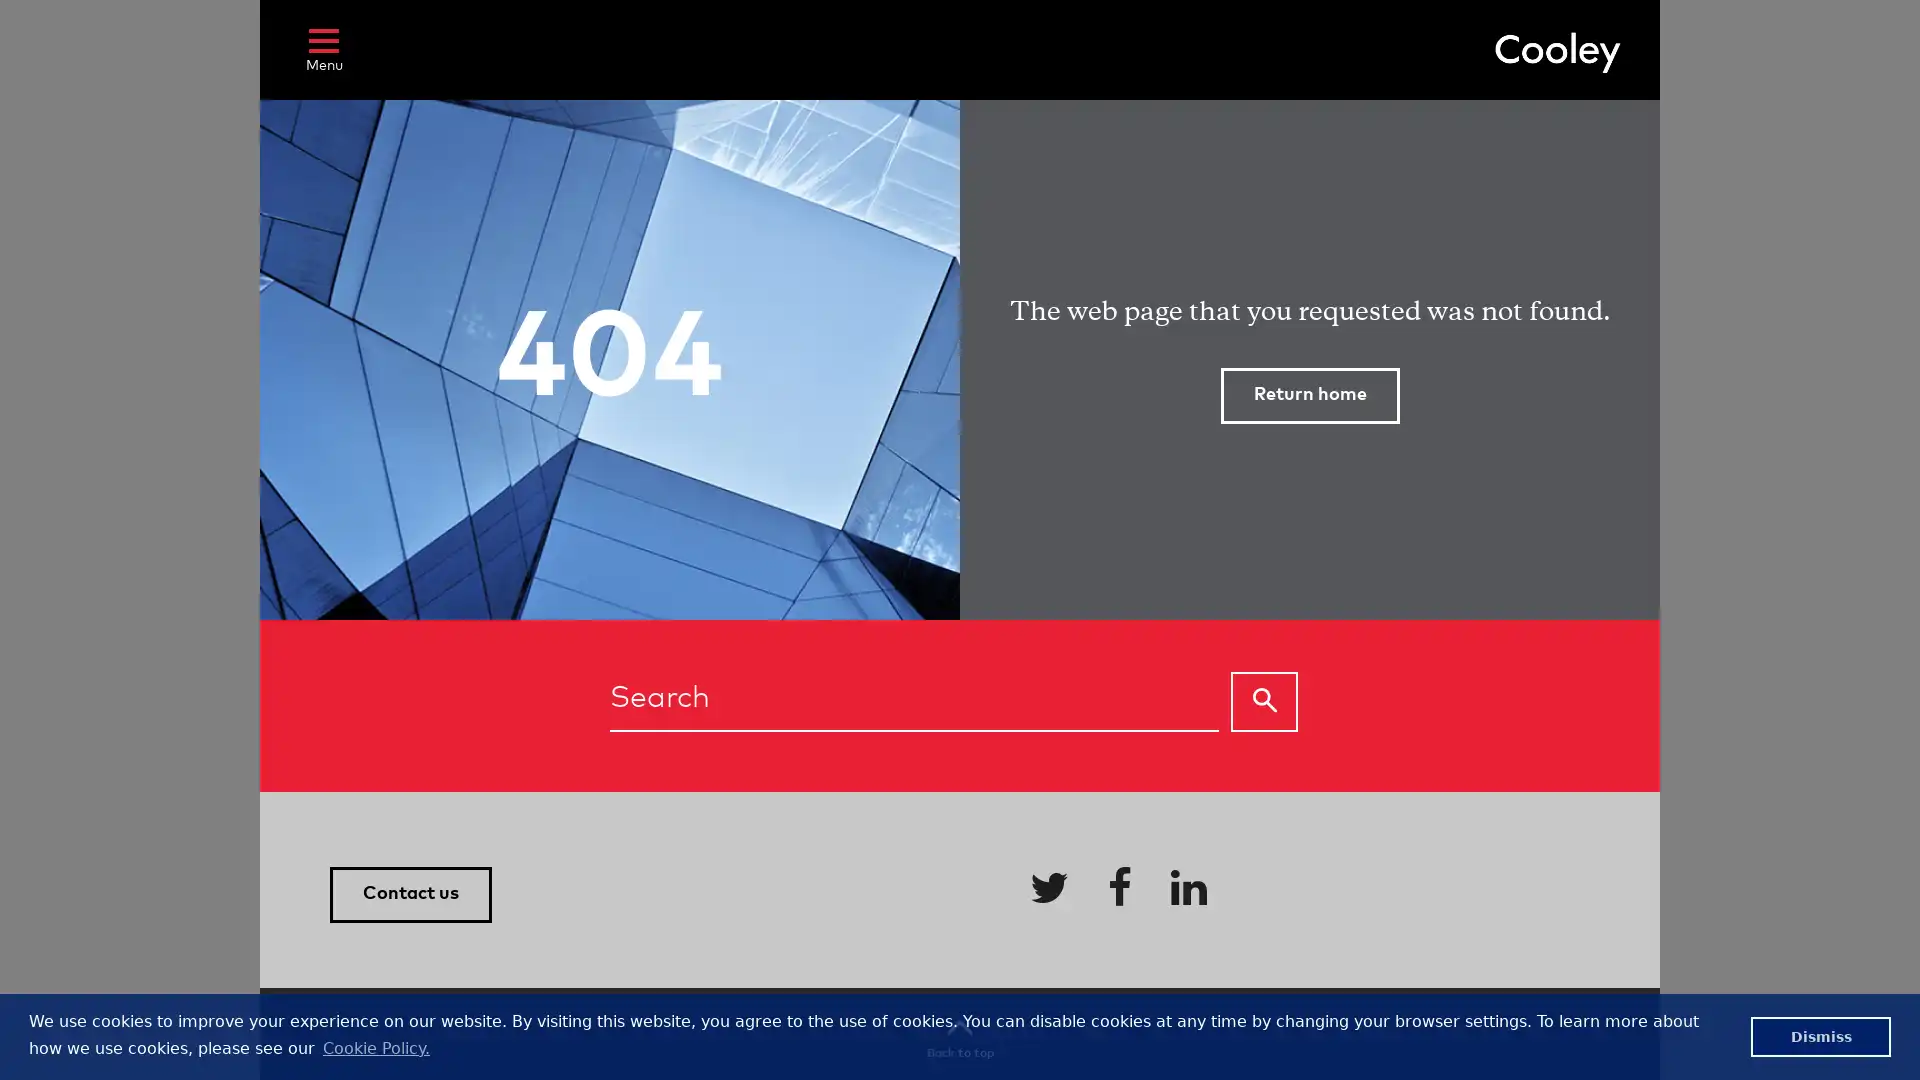 Image resolution: width=1920 pixels, height=1080 pixels. Describe the element at coordinates (375, 1047) in the screenshot. I see `learn more about cookies` at that location.